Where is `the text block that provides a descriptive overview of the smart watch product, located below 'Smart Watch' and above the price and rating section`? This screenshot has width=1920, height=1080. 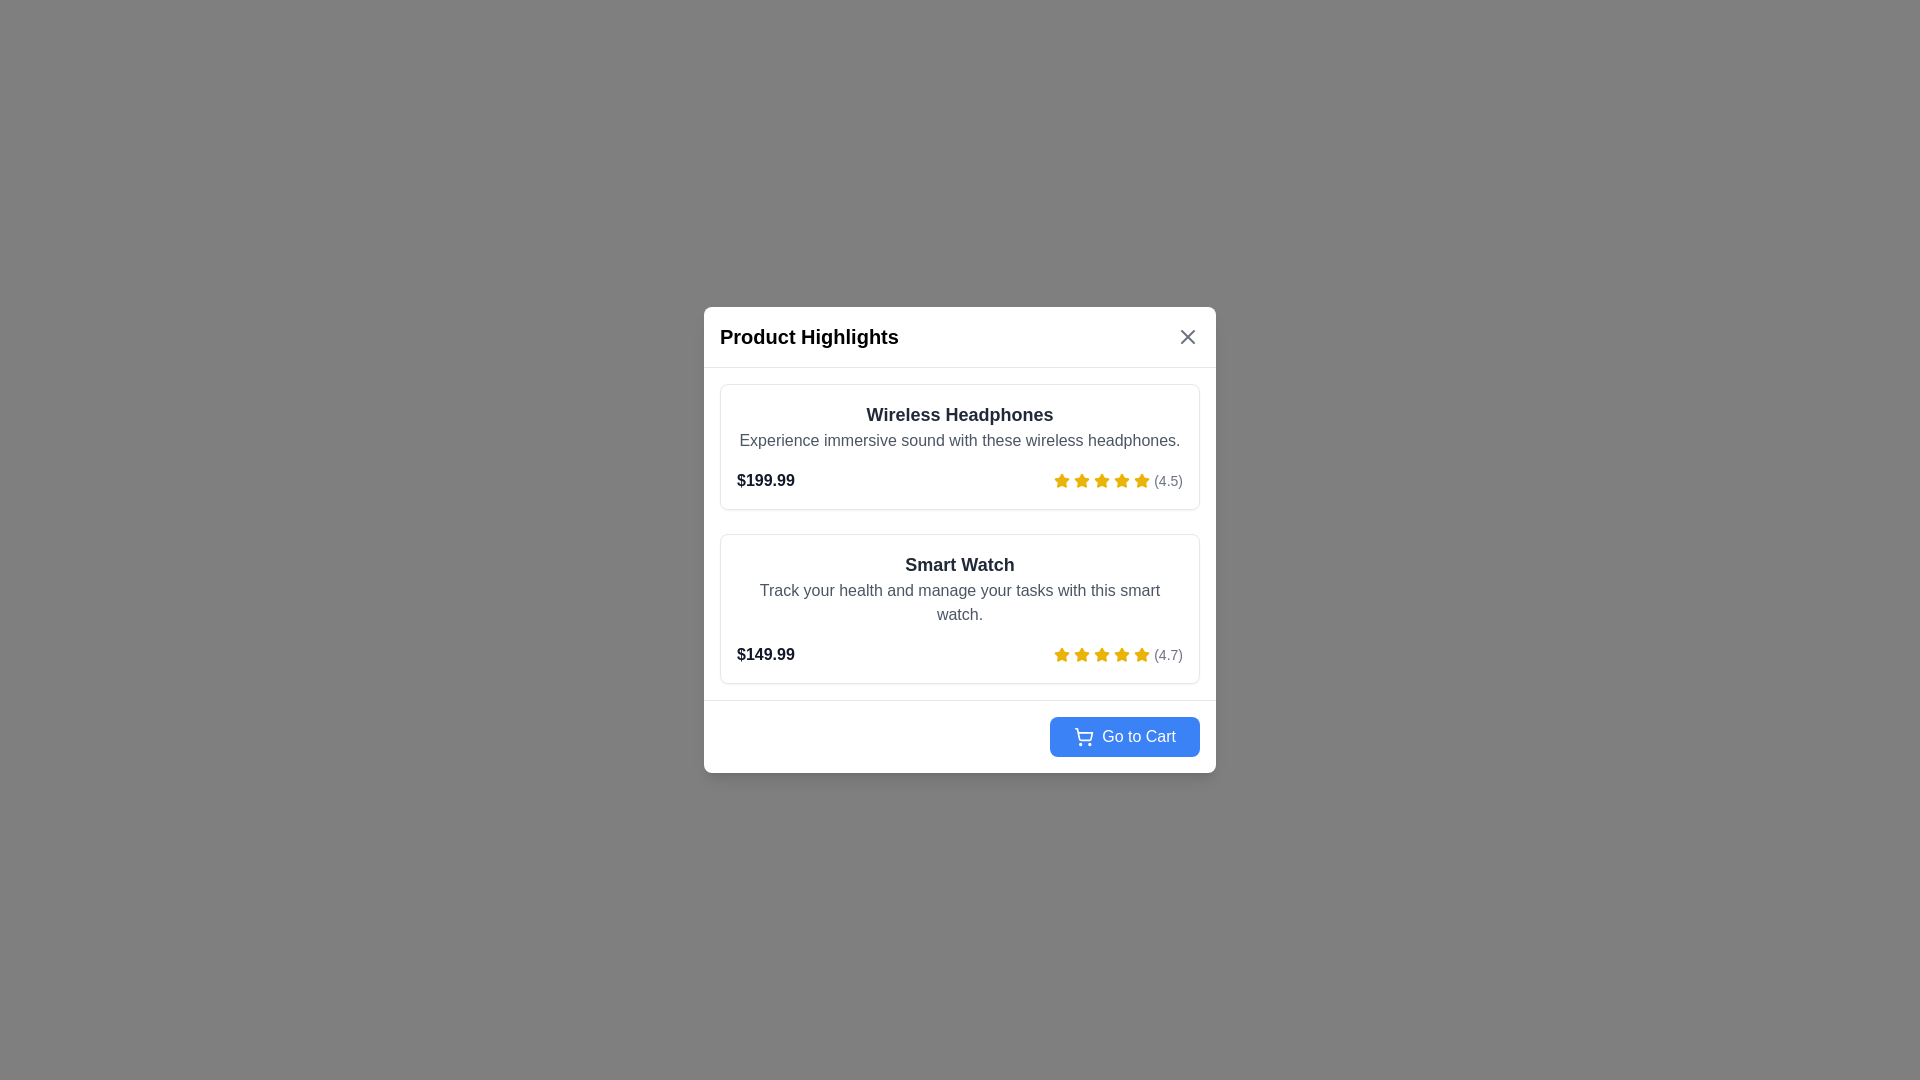 the text block that provides a descriptive overview of the smart watch product, located below 'Smart Watch' and above the price and rating section is located at coordinates (960, 601).